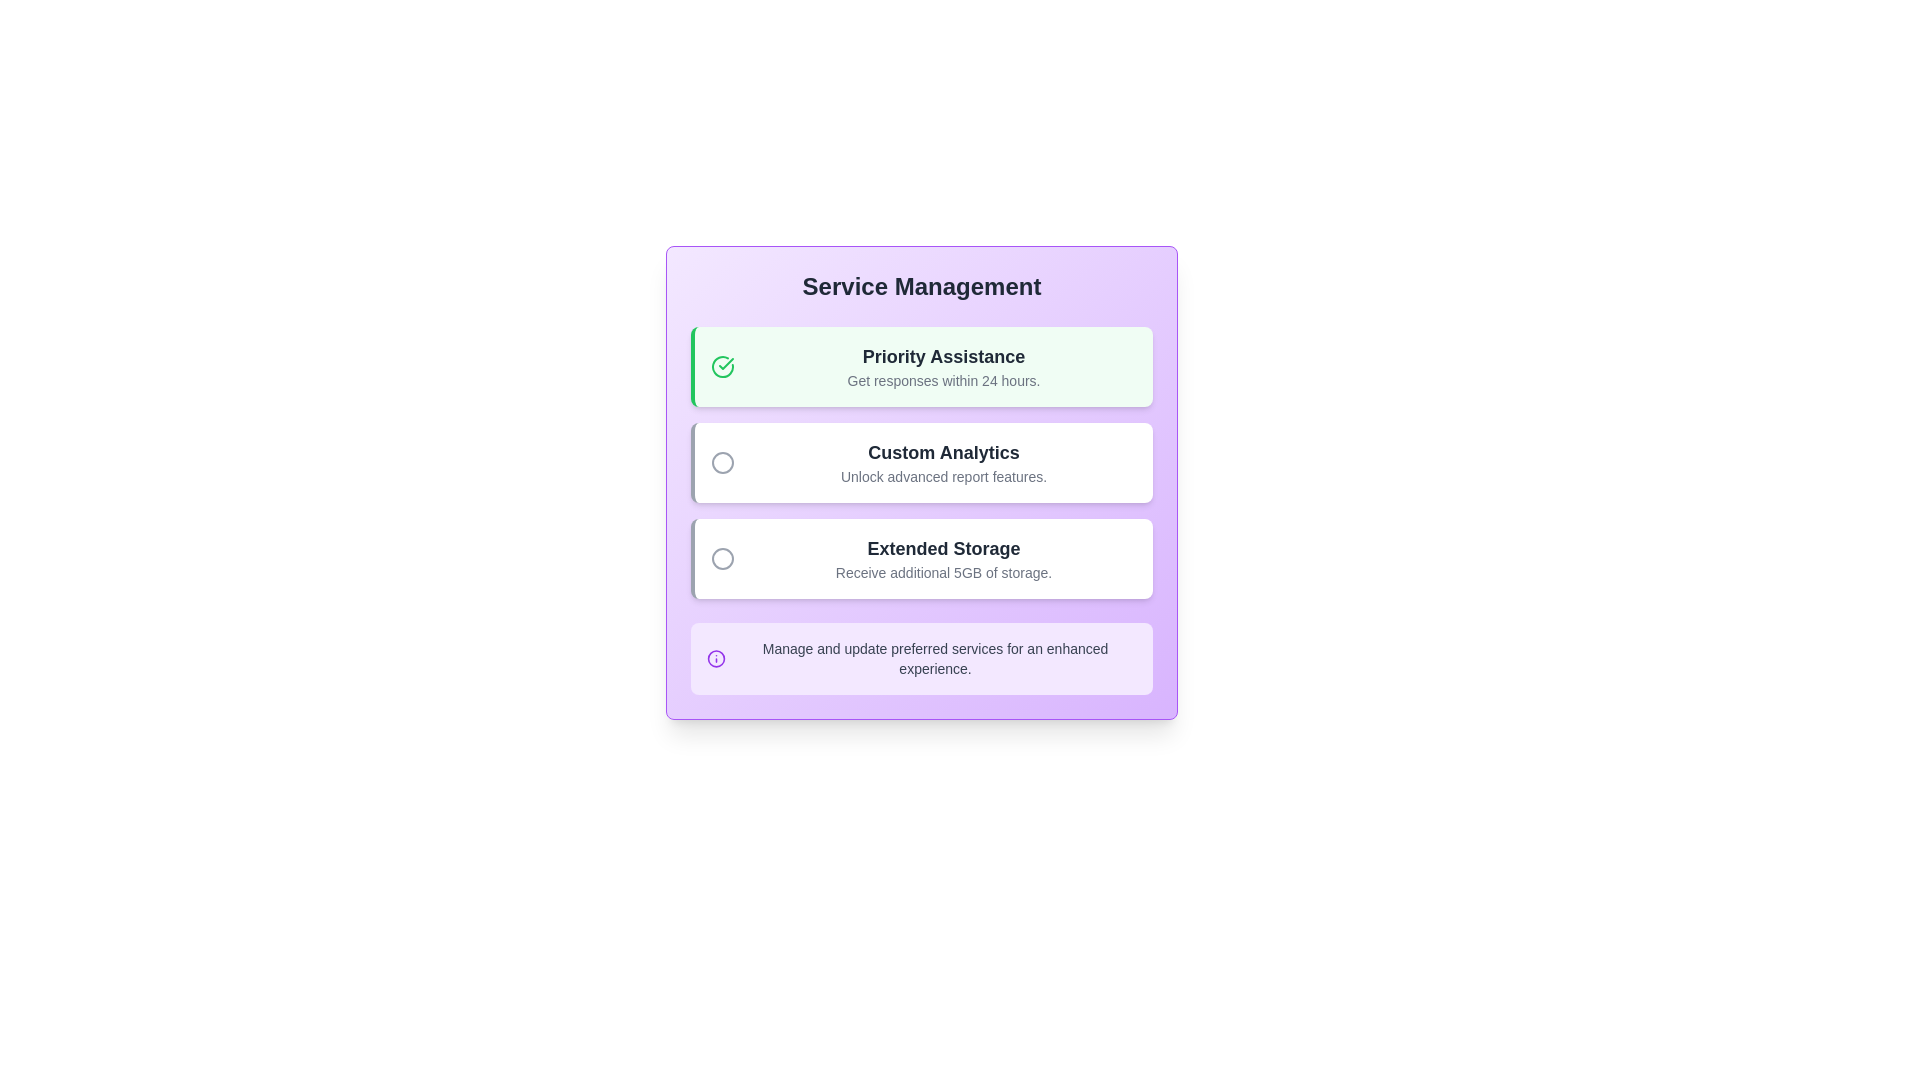  What do you see at coordinates (943, 356) in the screenshot?
I see `the 'Priority Assistance' text label, which serves as the title for the feature and is positioned above the text 'Get responses within 24 hours.'` at bounding box center [943, 356].